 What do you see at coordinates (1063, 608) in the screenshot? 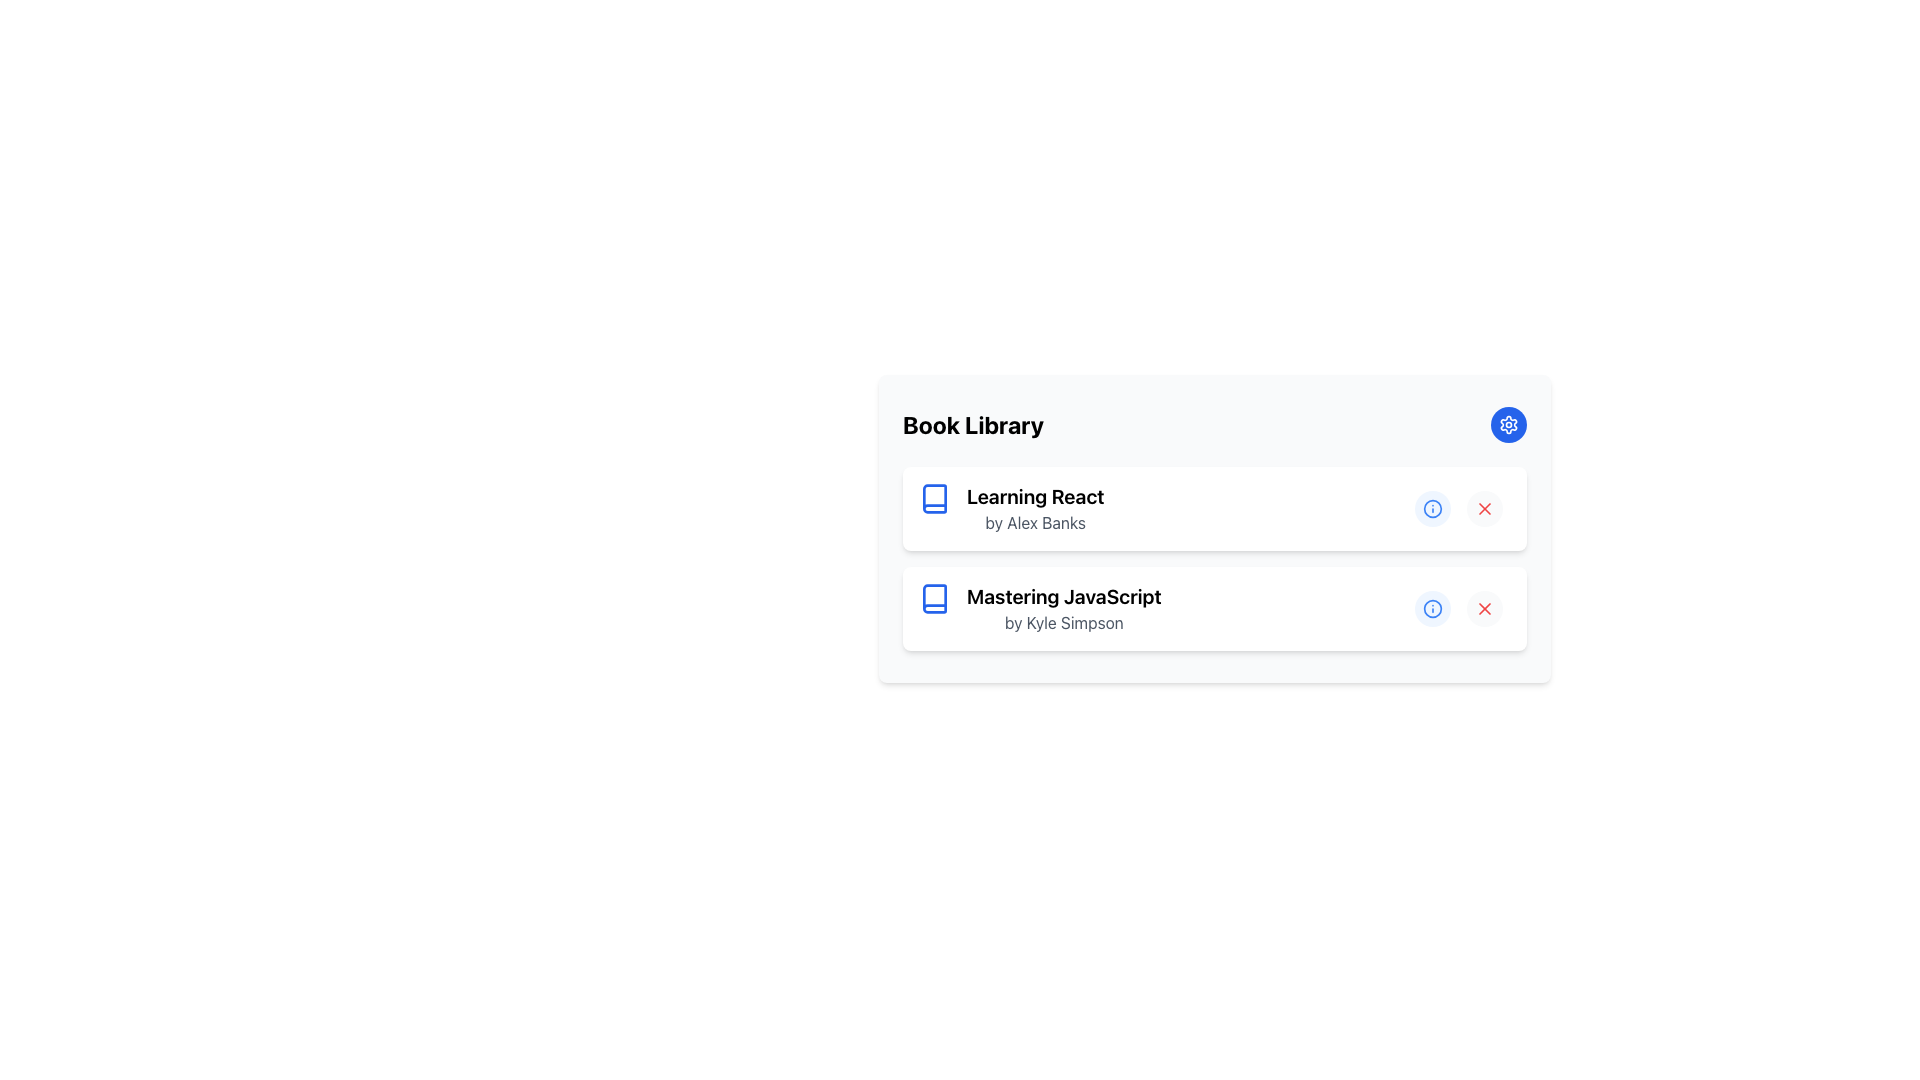
I see `the text component displaying the title 'Mastering JavaScript' by Kyle Simpson, located in the Book Library section, below 'Learning React'` at bounding box center [1063, 608].